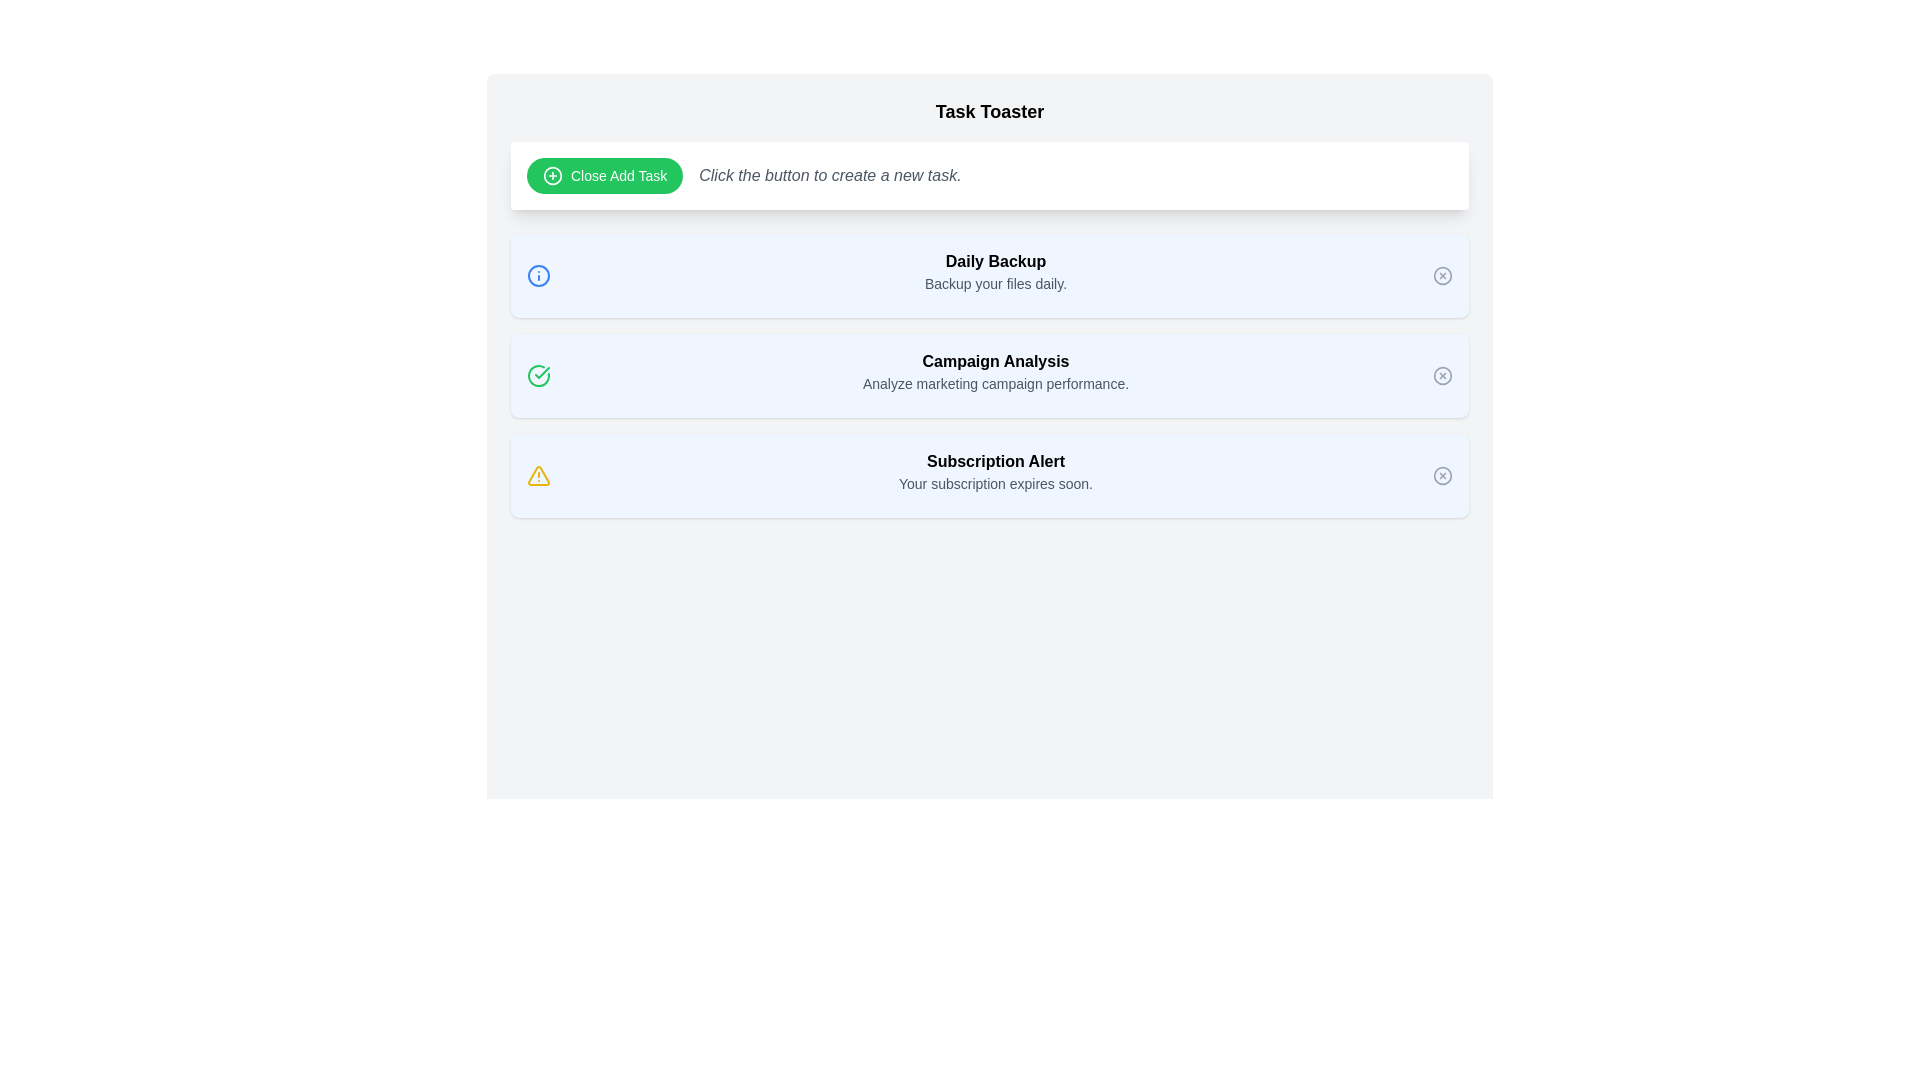 The width and height of the screenshot is (1920, 1080). I want to click on the visual design of the circular graphic element that is part of the action-related icon, located in the top-left corner of the 'Close Add Task' button, so click(552, 175).